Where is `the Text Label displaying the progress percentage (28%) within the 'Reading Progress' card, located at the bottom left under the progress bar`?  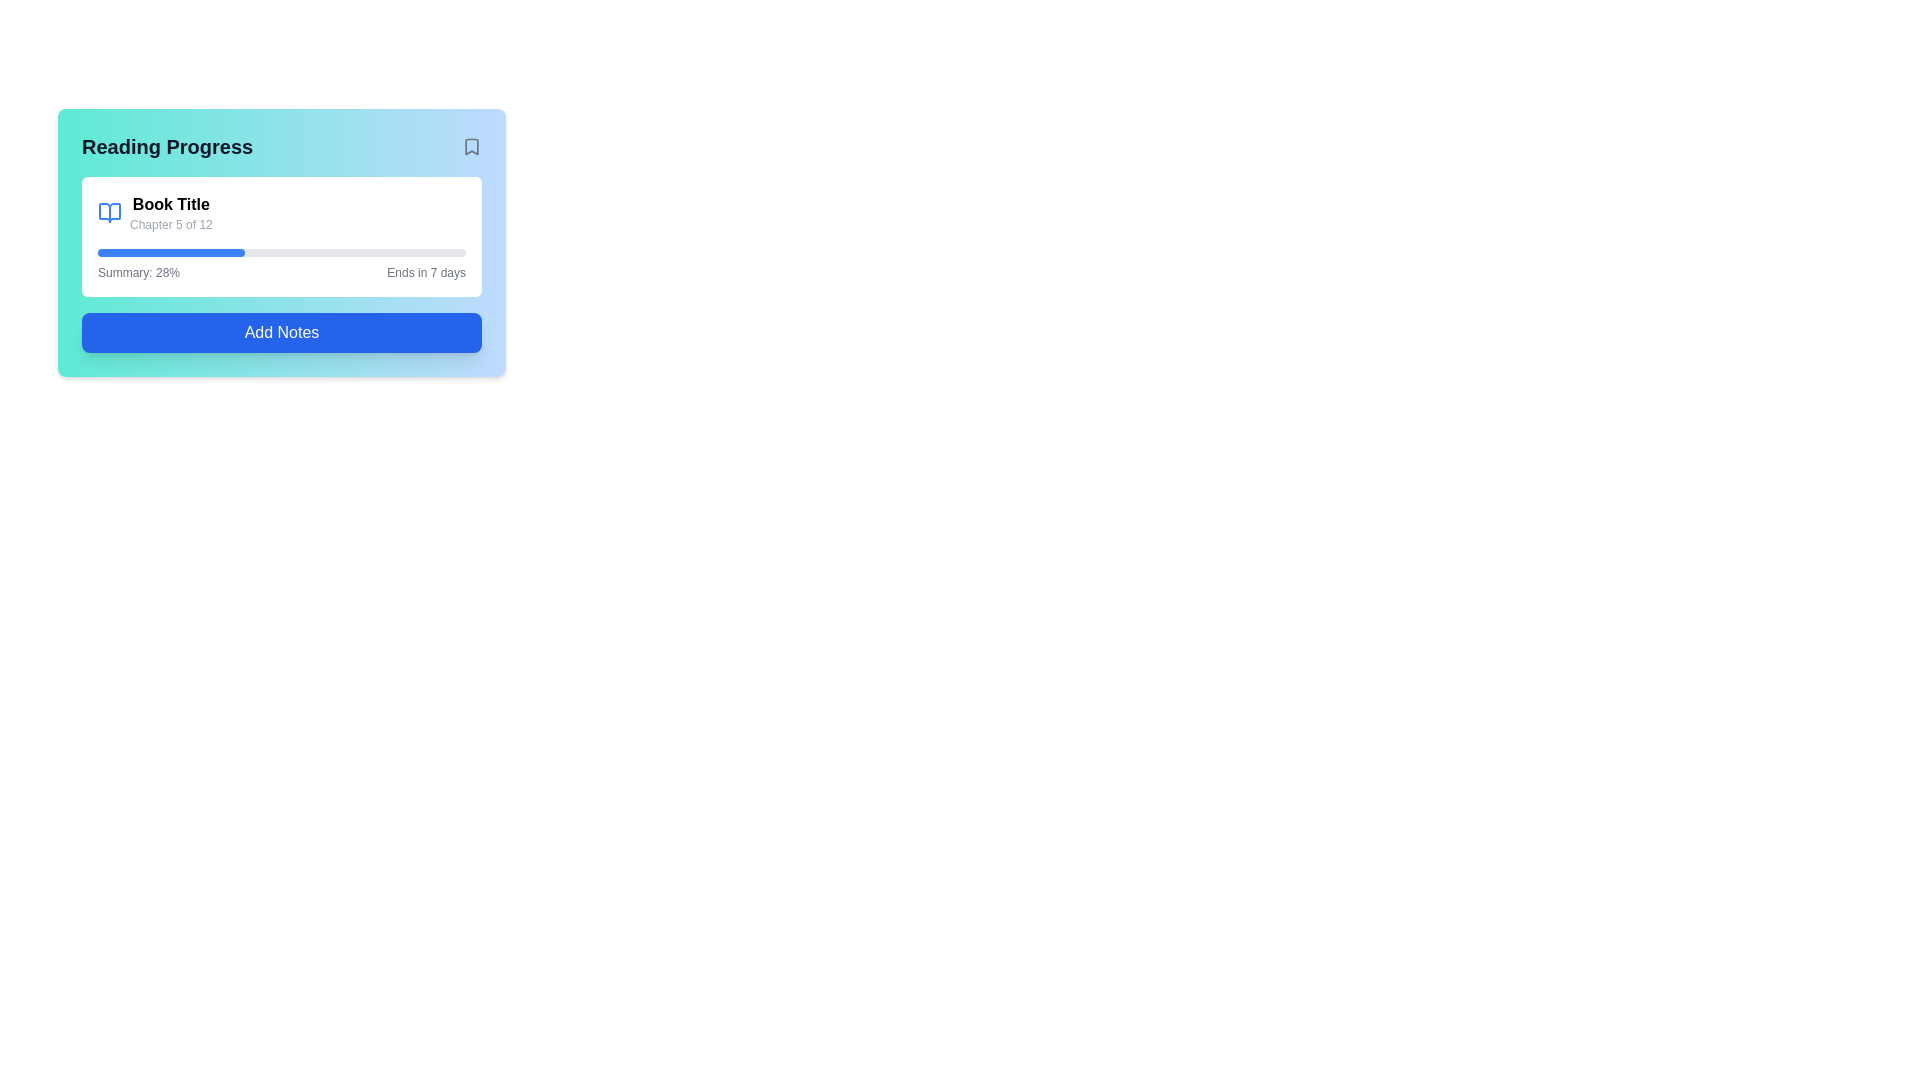
the Text Label displaying the progress percentage (28%) within the 'Reading Progress' card, located at the bottom left under the progress bar is located at coordinates (138, 273).